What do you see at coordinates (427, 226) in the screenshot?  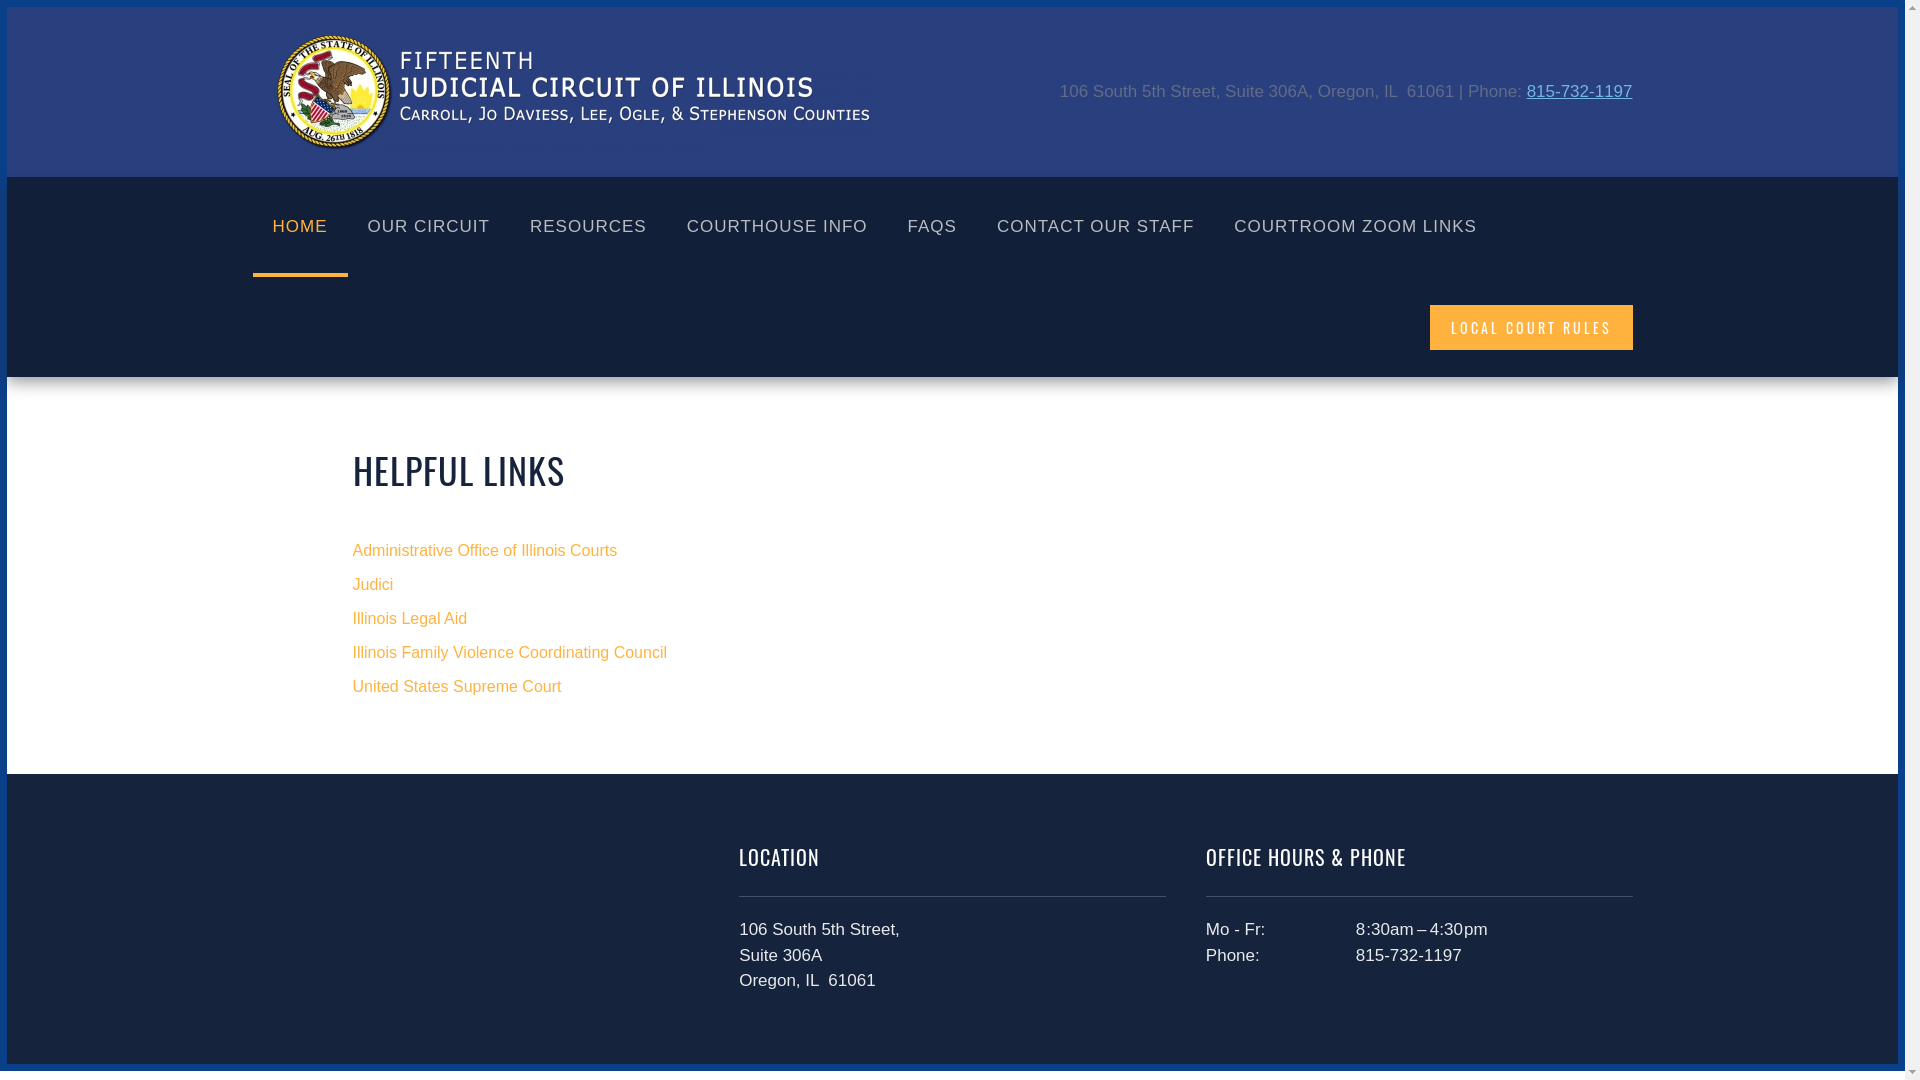 I see `'OUR CIRCUIT'` at bounding box center [427, 226].